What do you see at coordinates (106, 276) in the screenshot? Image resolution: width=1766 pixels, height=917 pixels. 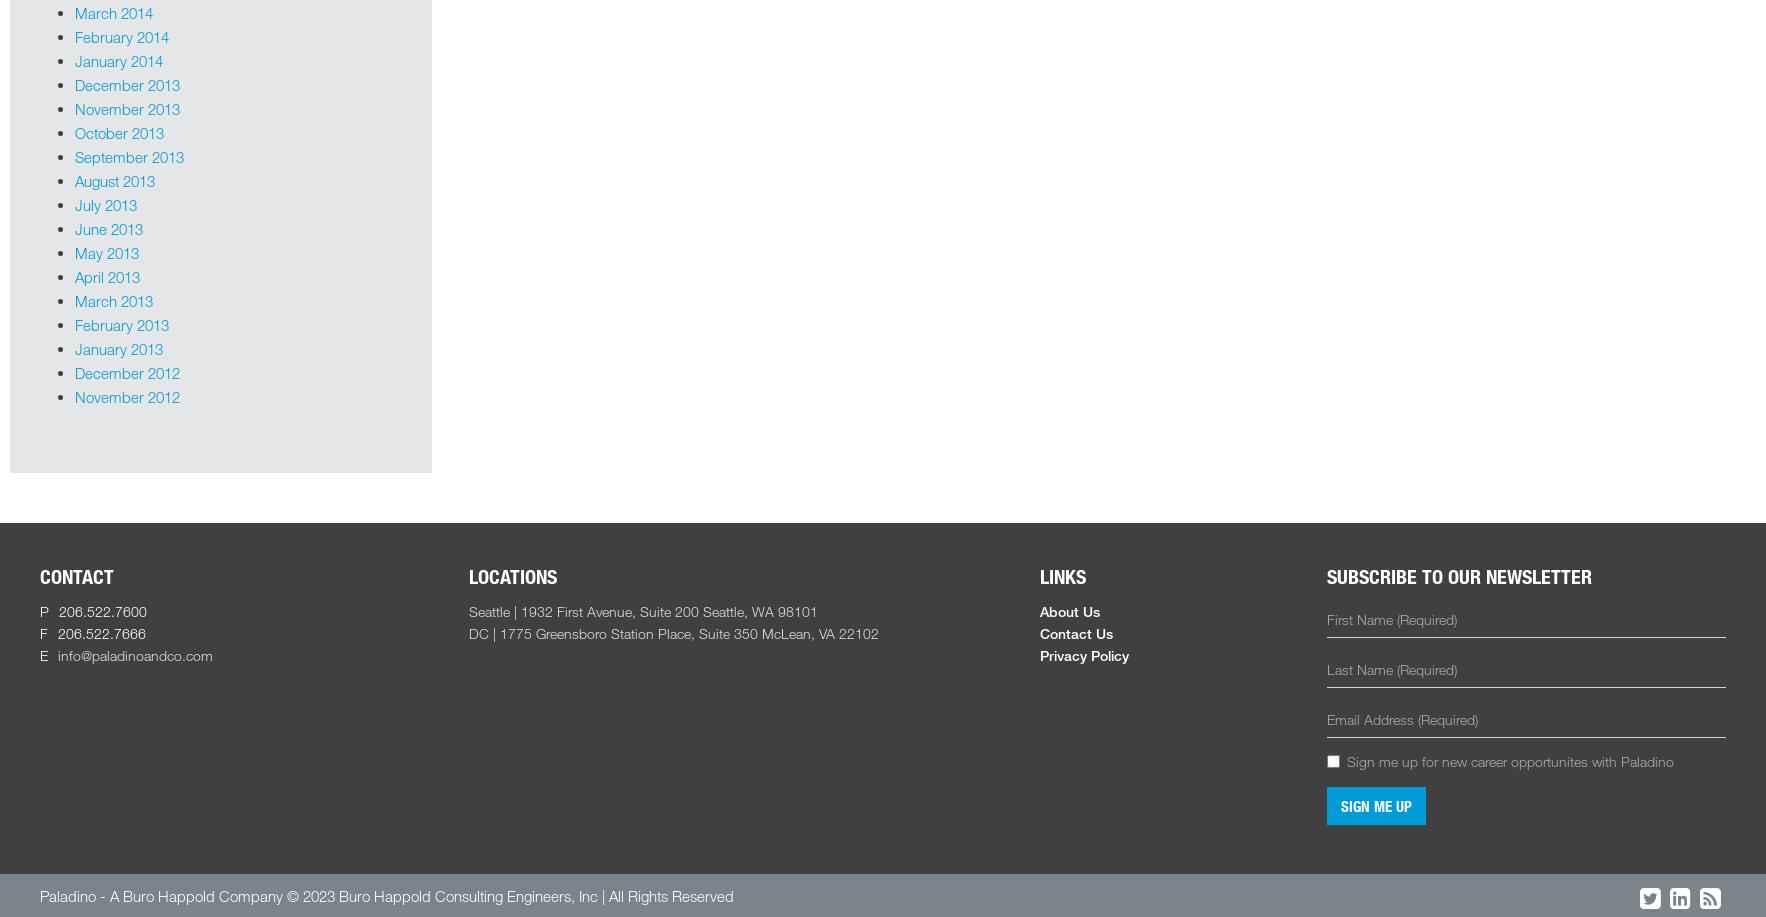 I see `'April 2013'` at bounding box center [106, 276].